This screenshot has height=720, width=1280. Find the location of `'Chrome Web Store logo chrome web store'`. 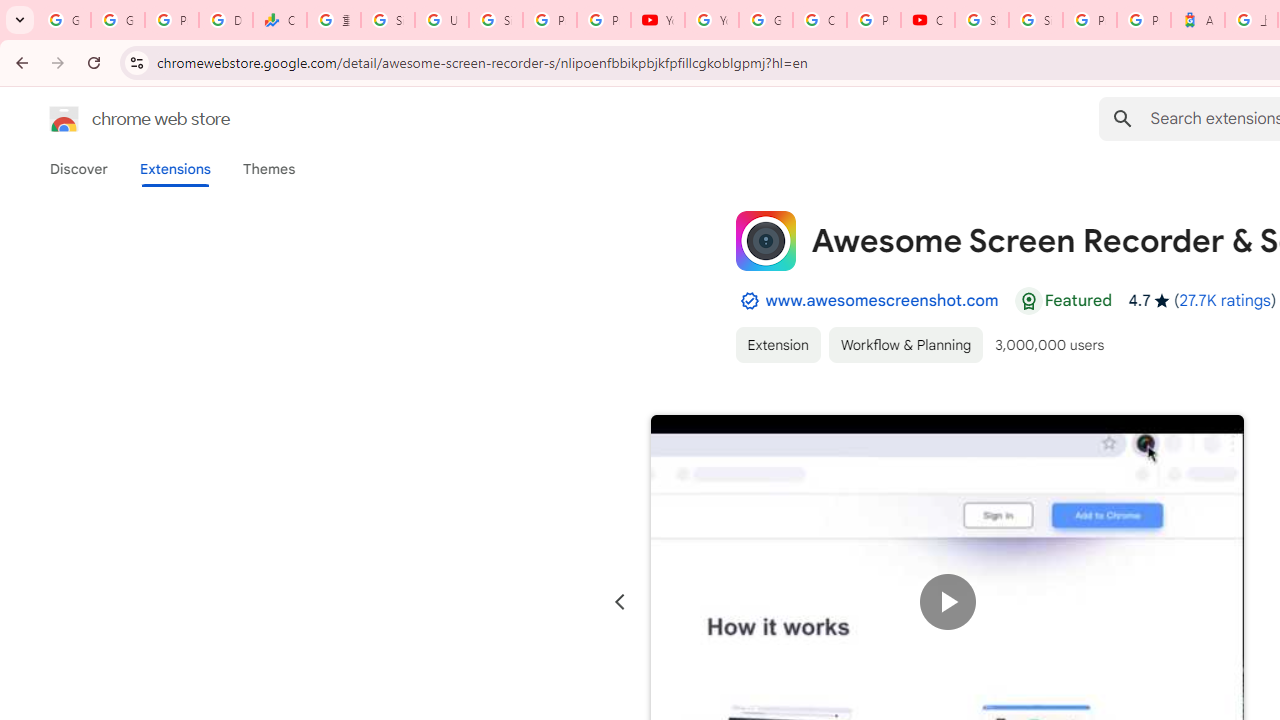

'Chrome Web Store logo chrome web store' is located at coordinates (118, 119).